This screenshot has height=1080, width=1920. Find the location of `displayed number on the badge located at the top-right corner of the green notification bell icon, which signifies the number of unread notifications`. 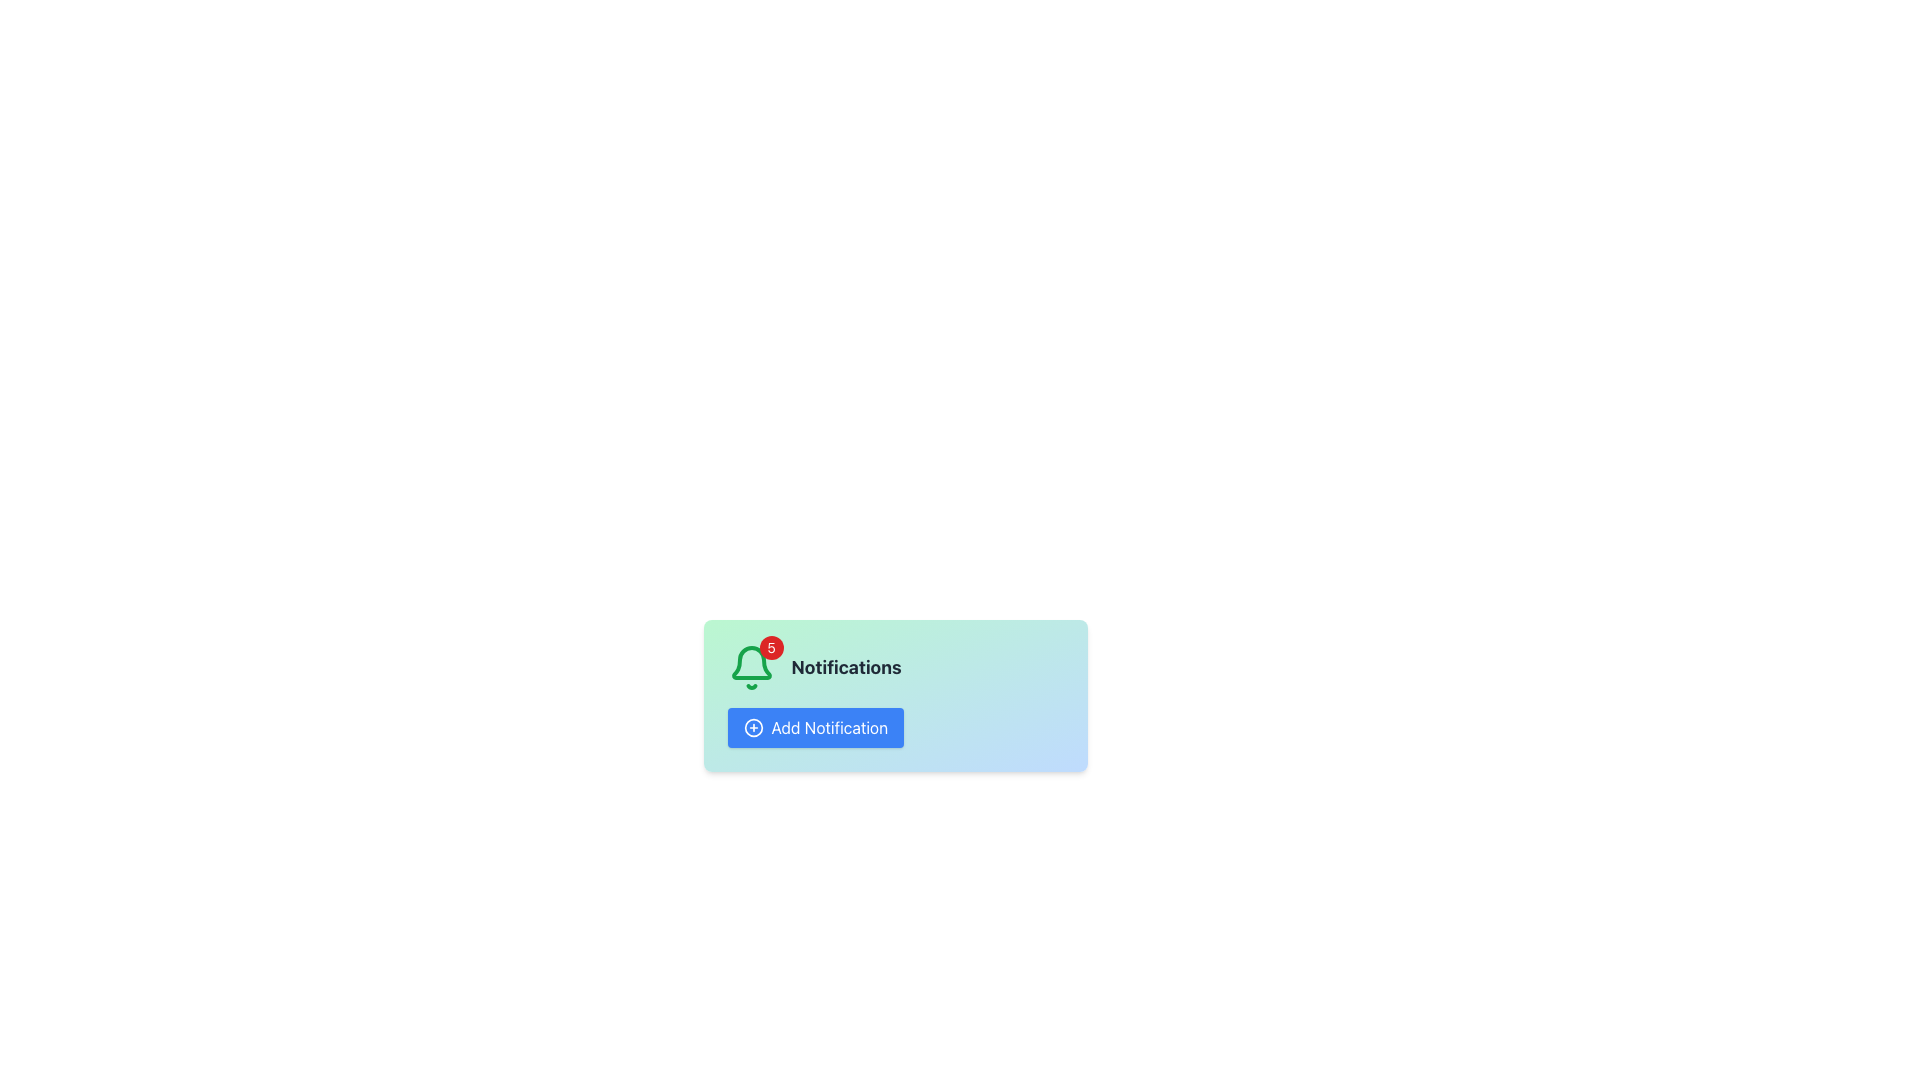

displayed number on the badge located at the top-right corner of the green notification bell icon, which signifies the number of unread notifications is located at coordinates (770, 648).